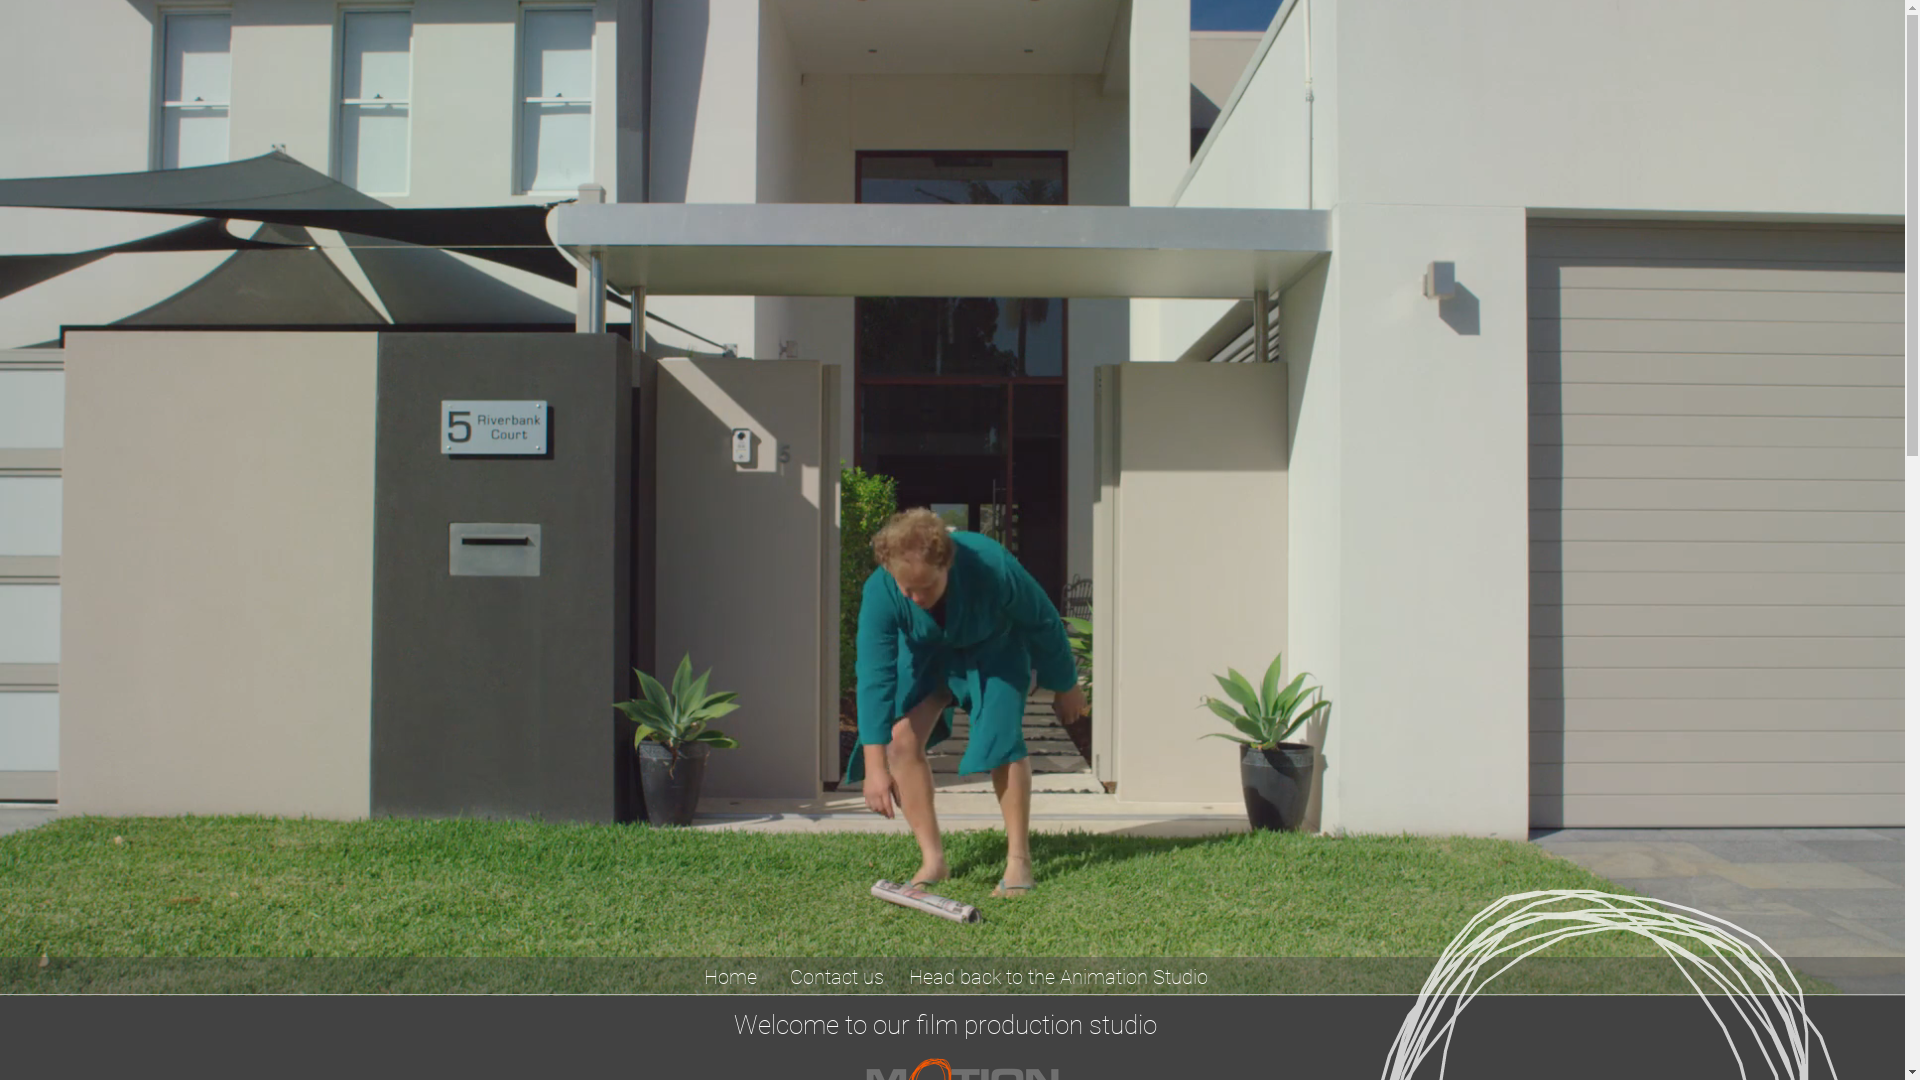 The image size is (1920, 1080). What do you see at coordinates (728, 975) in the screenshot?
I see `'Home'` at bounding box center [728, 975].